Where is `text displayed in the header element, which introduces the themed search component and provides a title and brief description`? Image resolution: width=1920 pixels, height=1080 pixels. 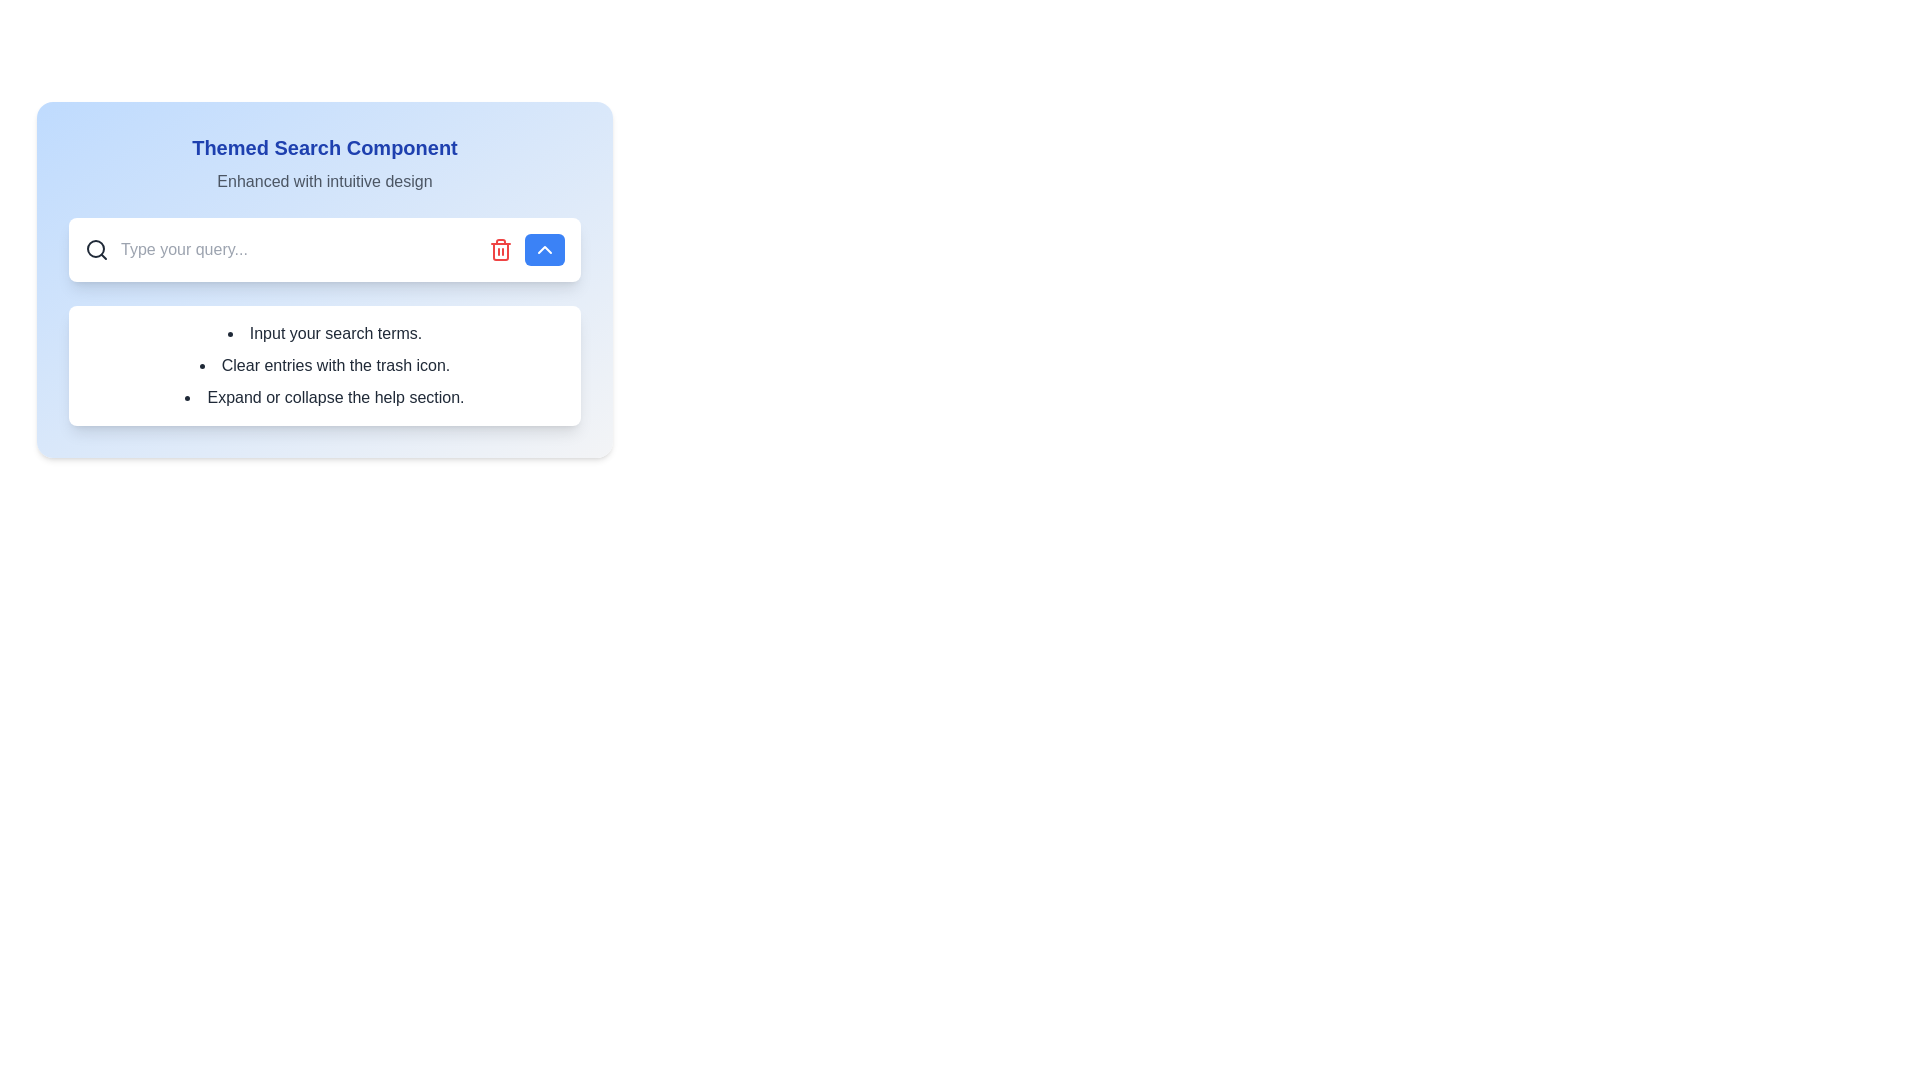 text displayed in the header element, which introduces the themed search component and provides a title and brief description is located at coordinates (325, 163).